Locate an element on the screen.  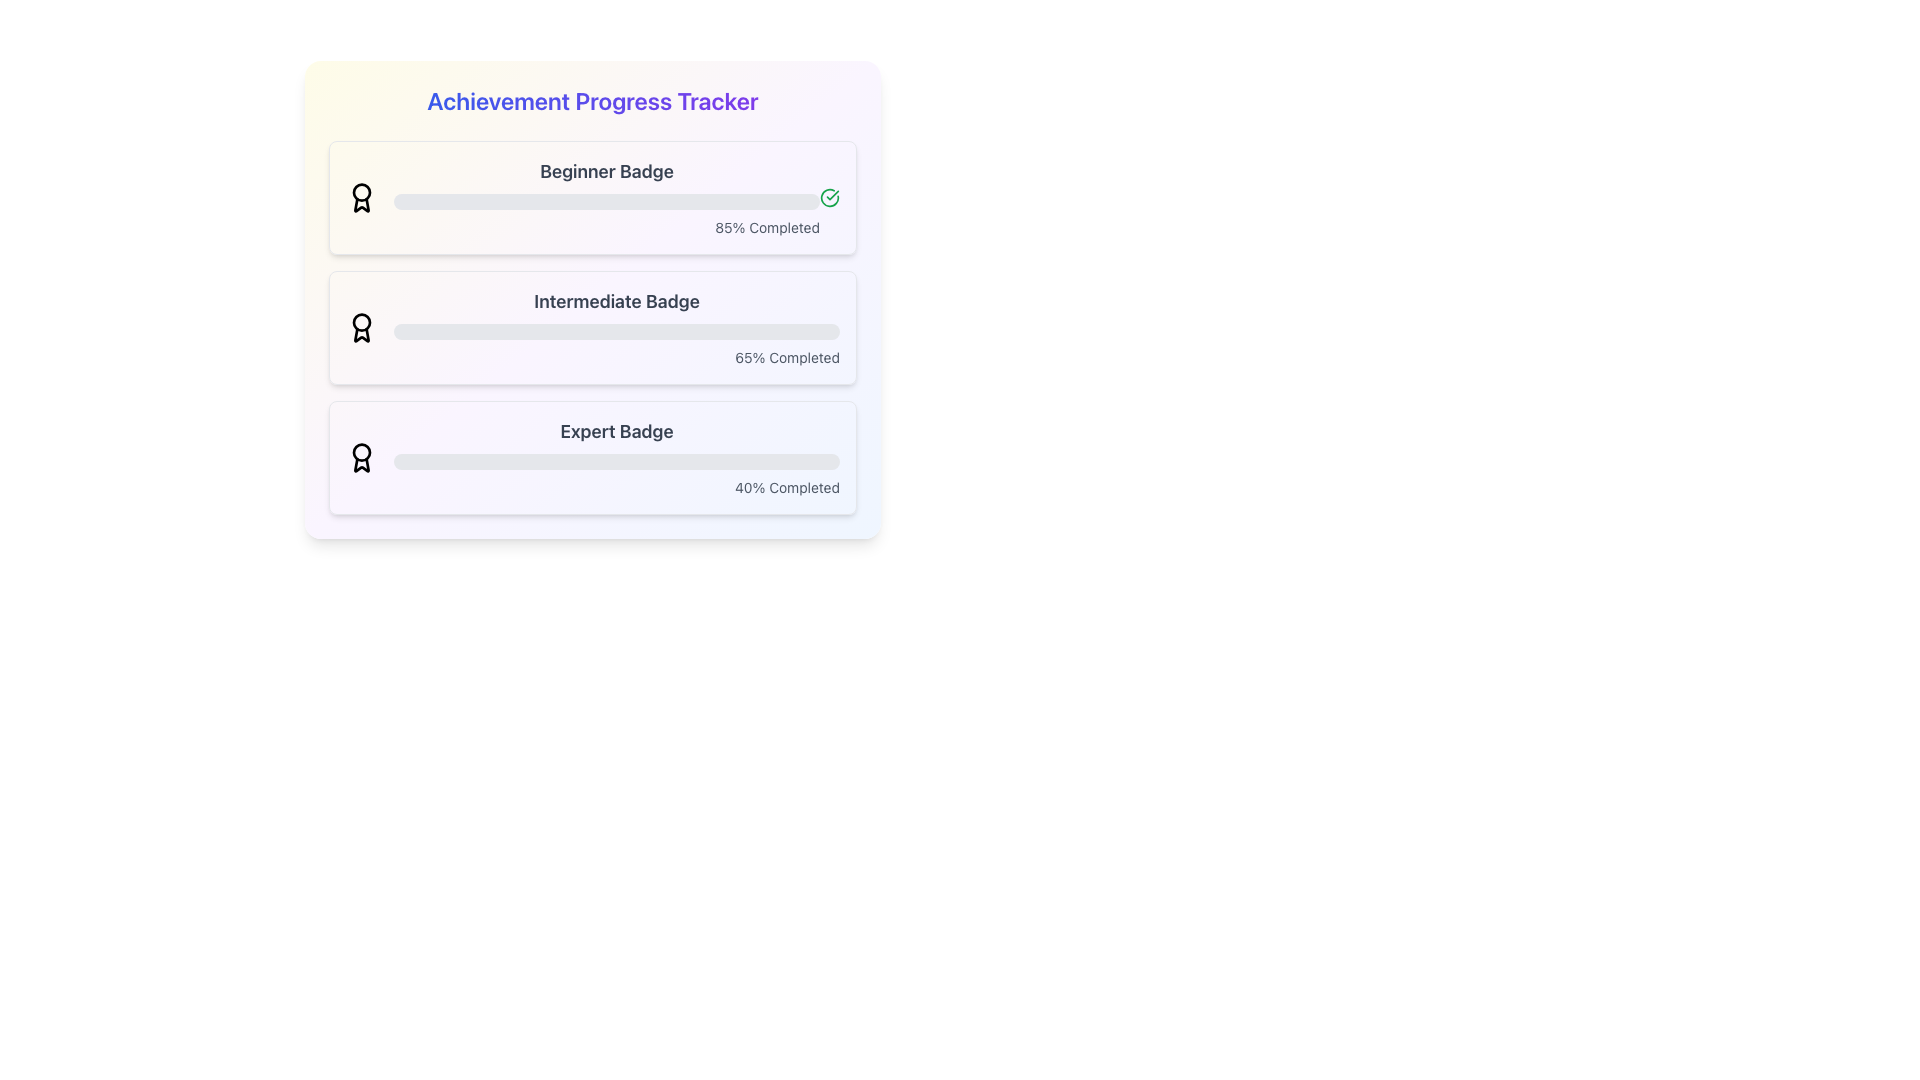
the 'Beginner Badge' milestone completion icon located at the top-right corner of the 'Beginner Badge' card, adjacent to the percentage progress bar and text is located at coordinates (830, 197).